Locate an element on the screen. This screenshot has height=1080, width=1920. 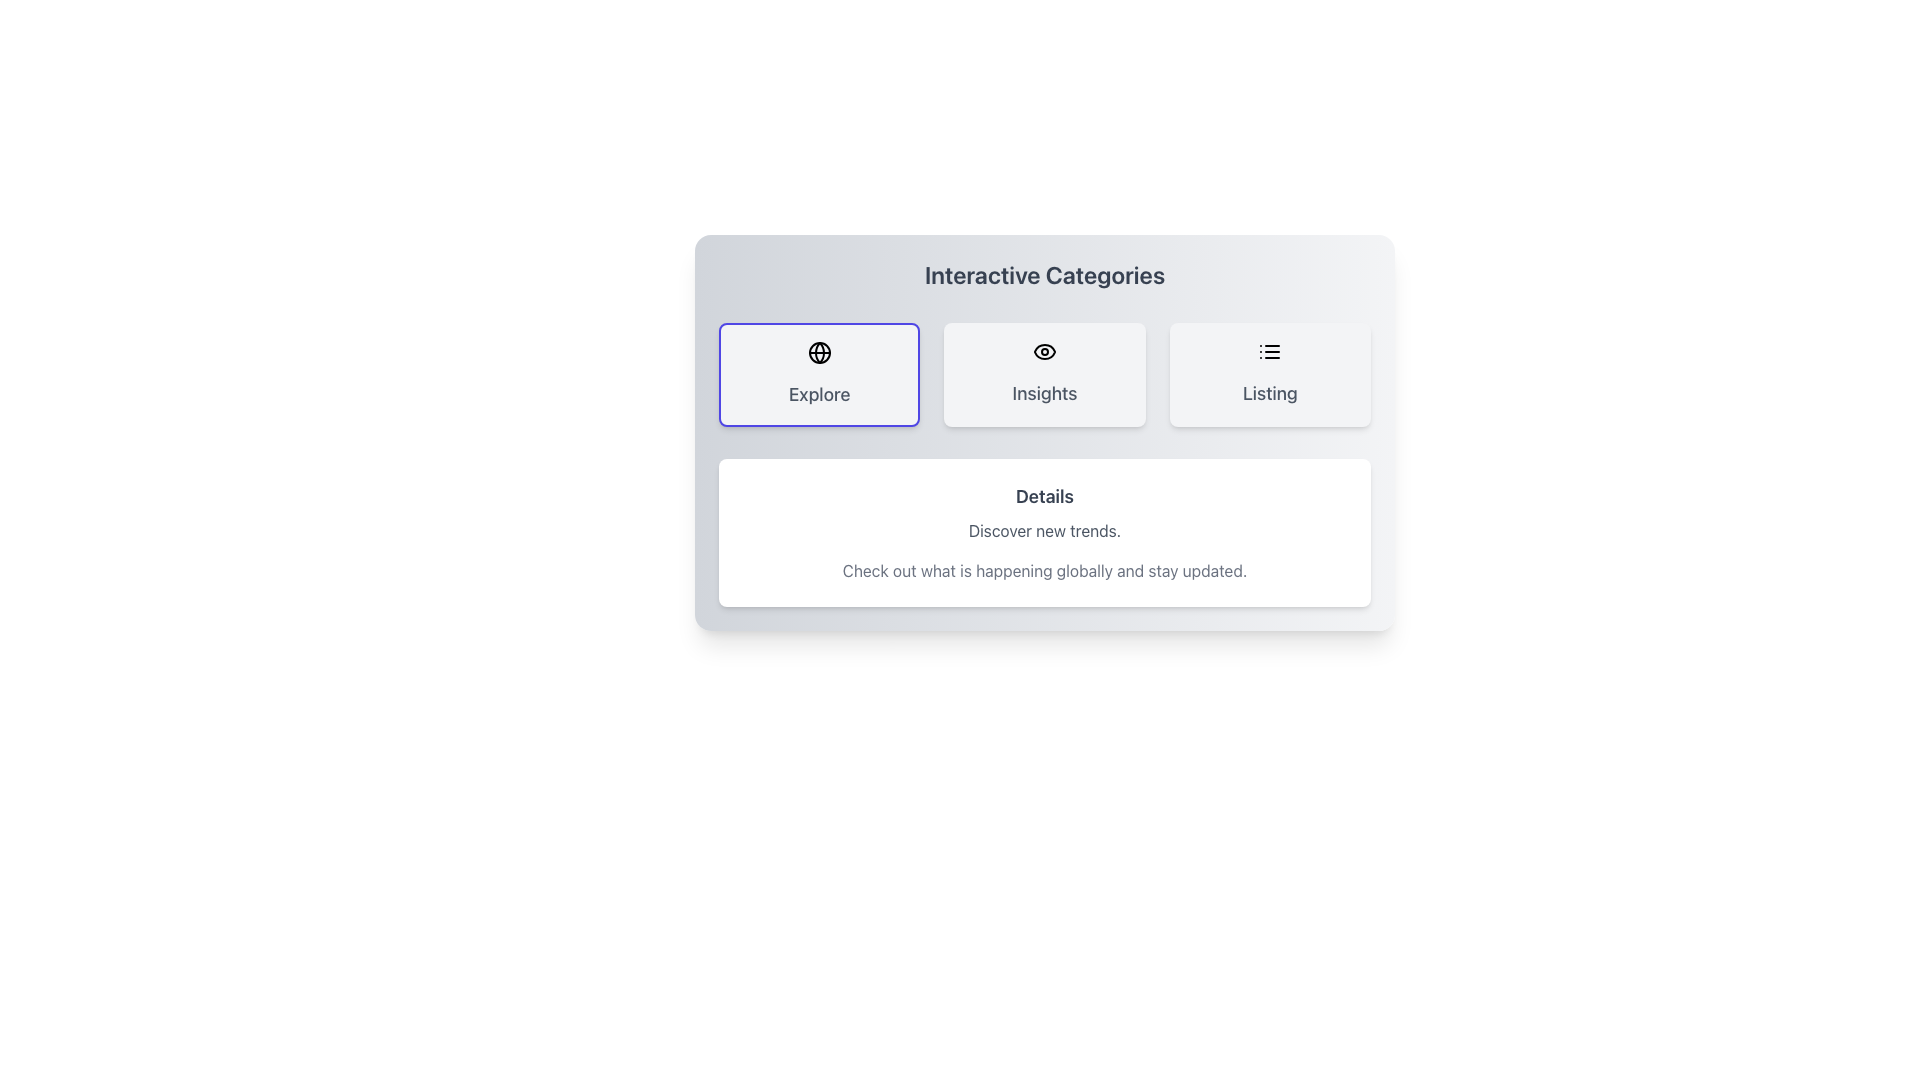
the circular globe icon located at the top-center of the 'Explore' card, which features a grid-like pattern and represents a world map is located at coordinates (819, 352).